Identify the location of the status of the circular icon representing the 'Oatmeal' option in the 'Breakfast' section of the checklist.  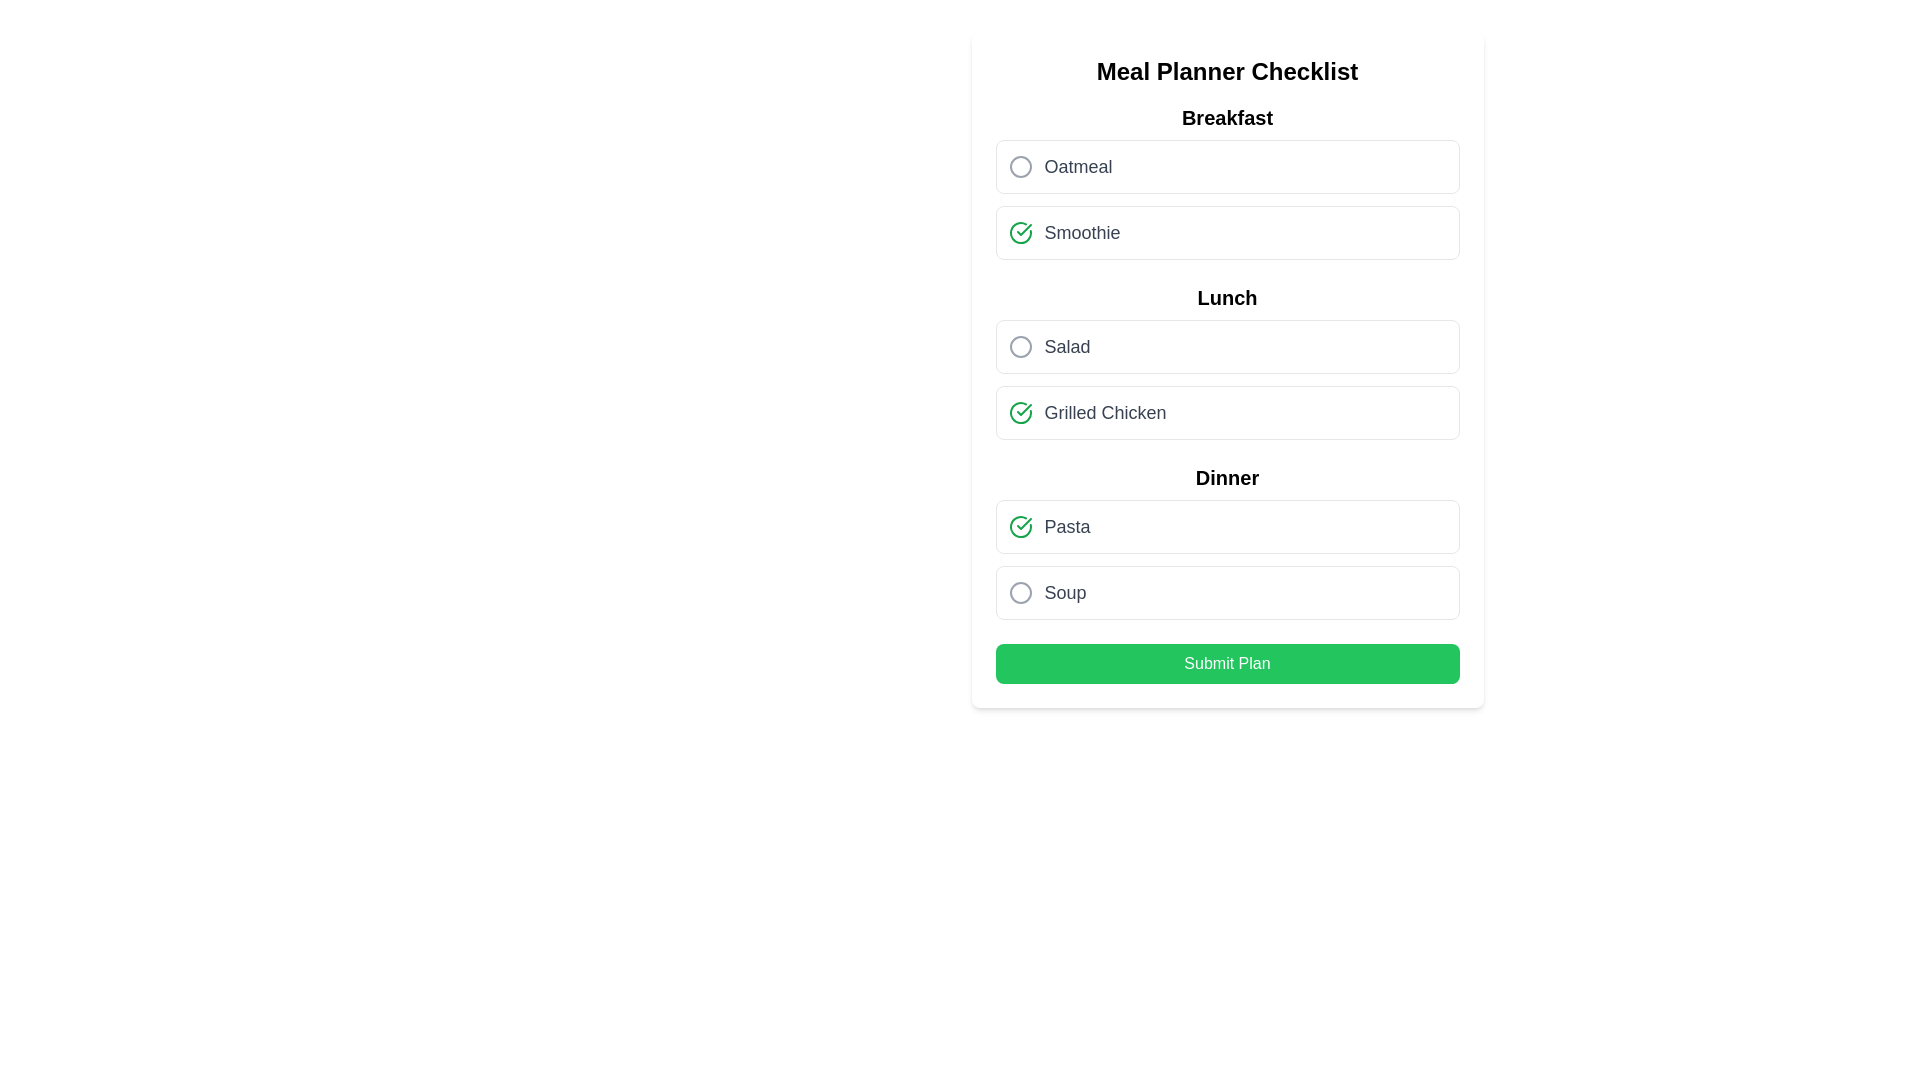
(1020, 165).